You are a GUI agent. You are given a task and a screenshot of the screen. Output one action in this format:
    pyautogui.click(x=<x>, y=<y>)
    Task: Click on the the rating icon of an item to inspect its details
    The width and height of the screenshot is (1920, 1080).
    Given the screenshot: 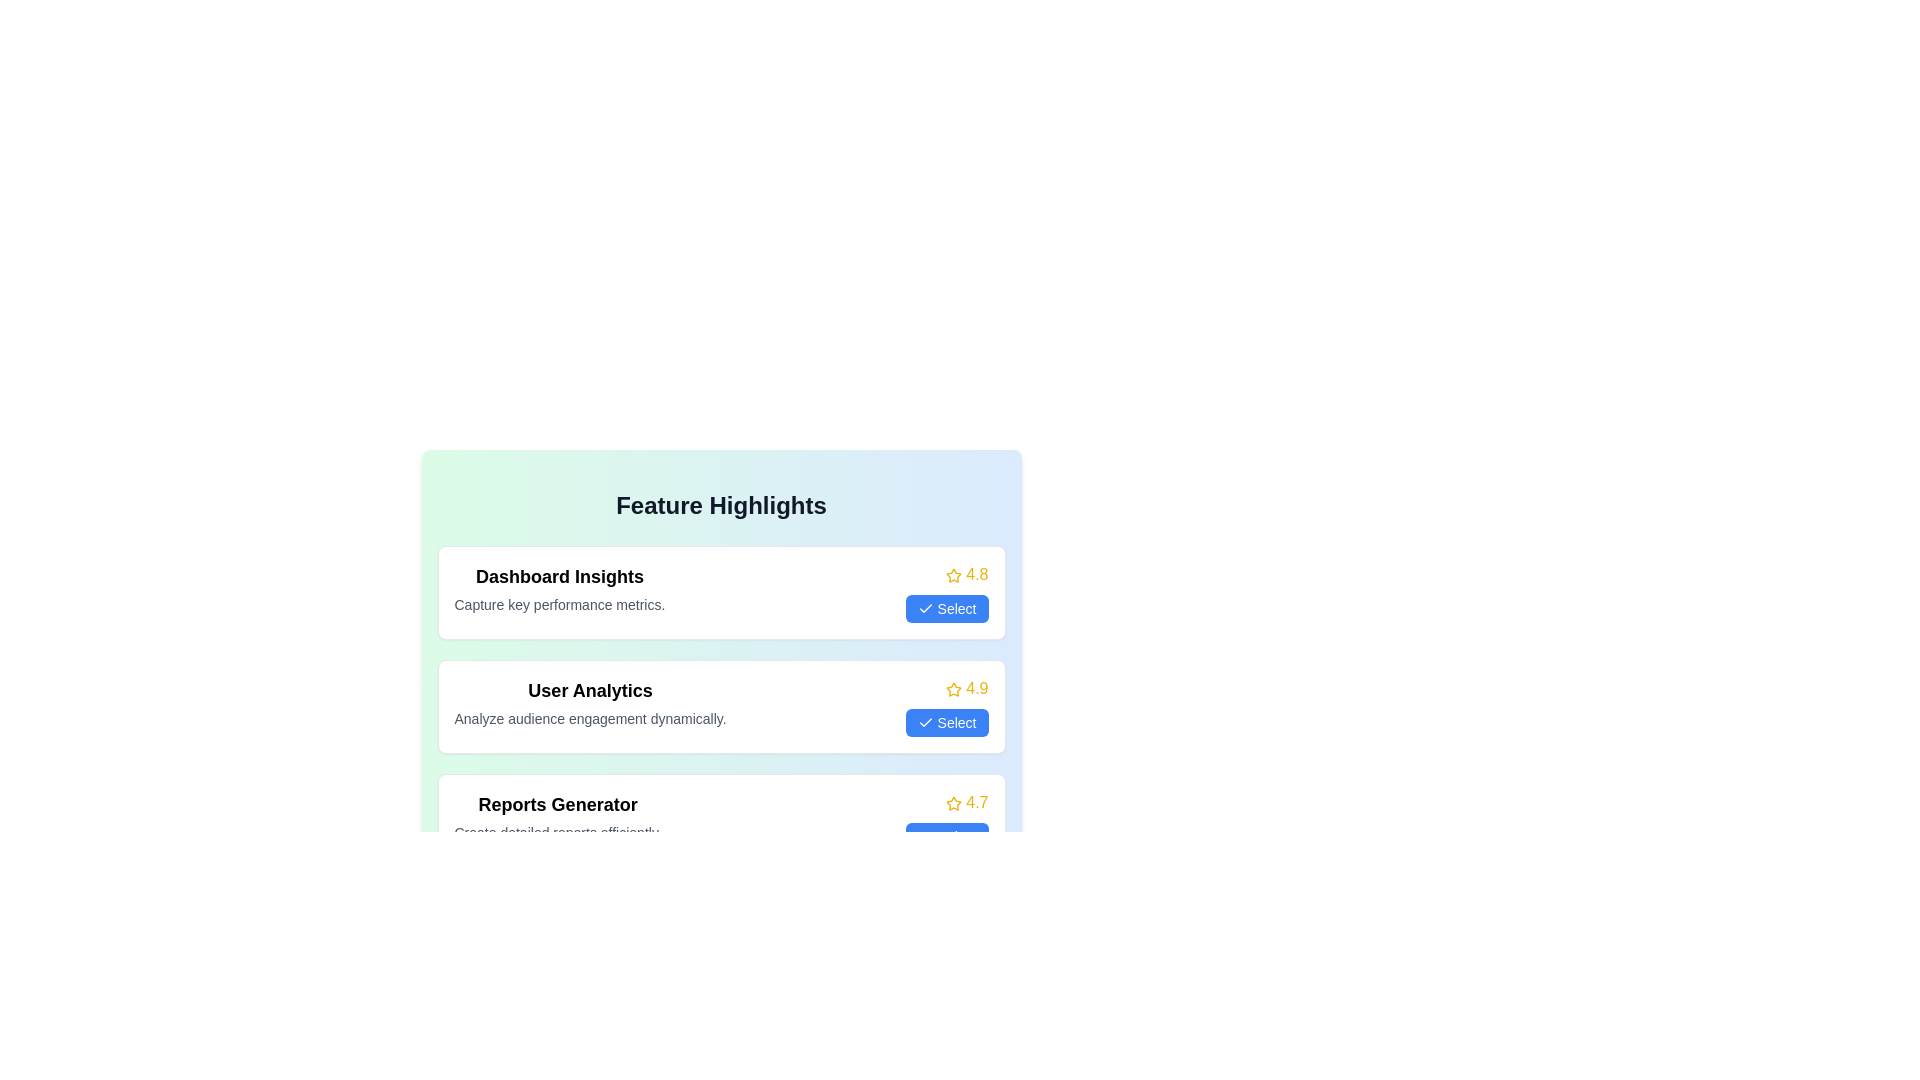 What is the action you would take?
    pyautogui.click(x=952, y=574)
    